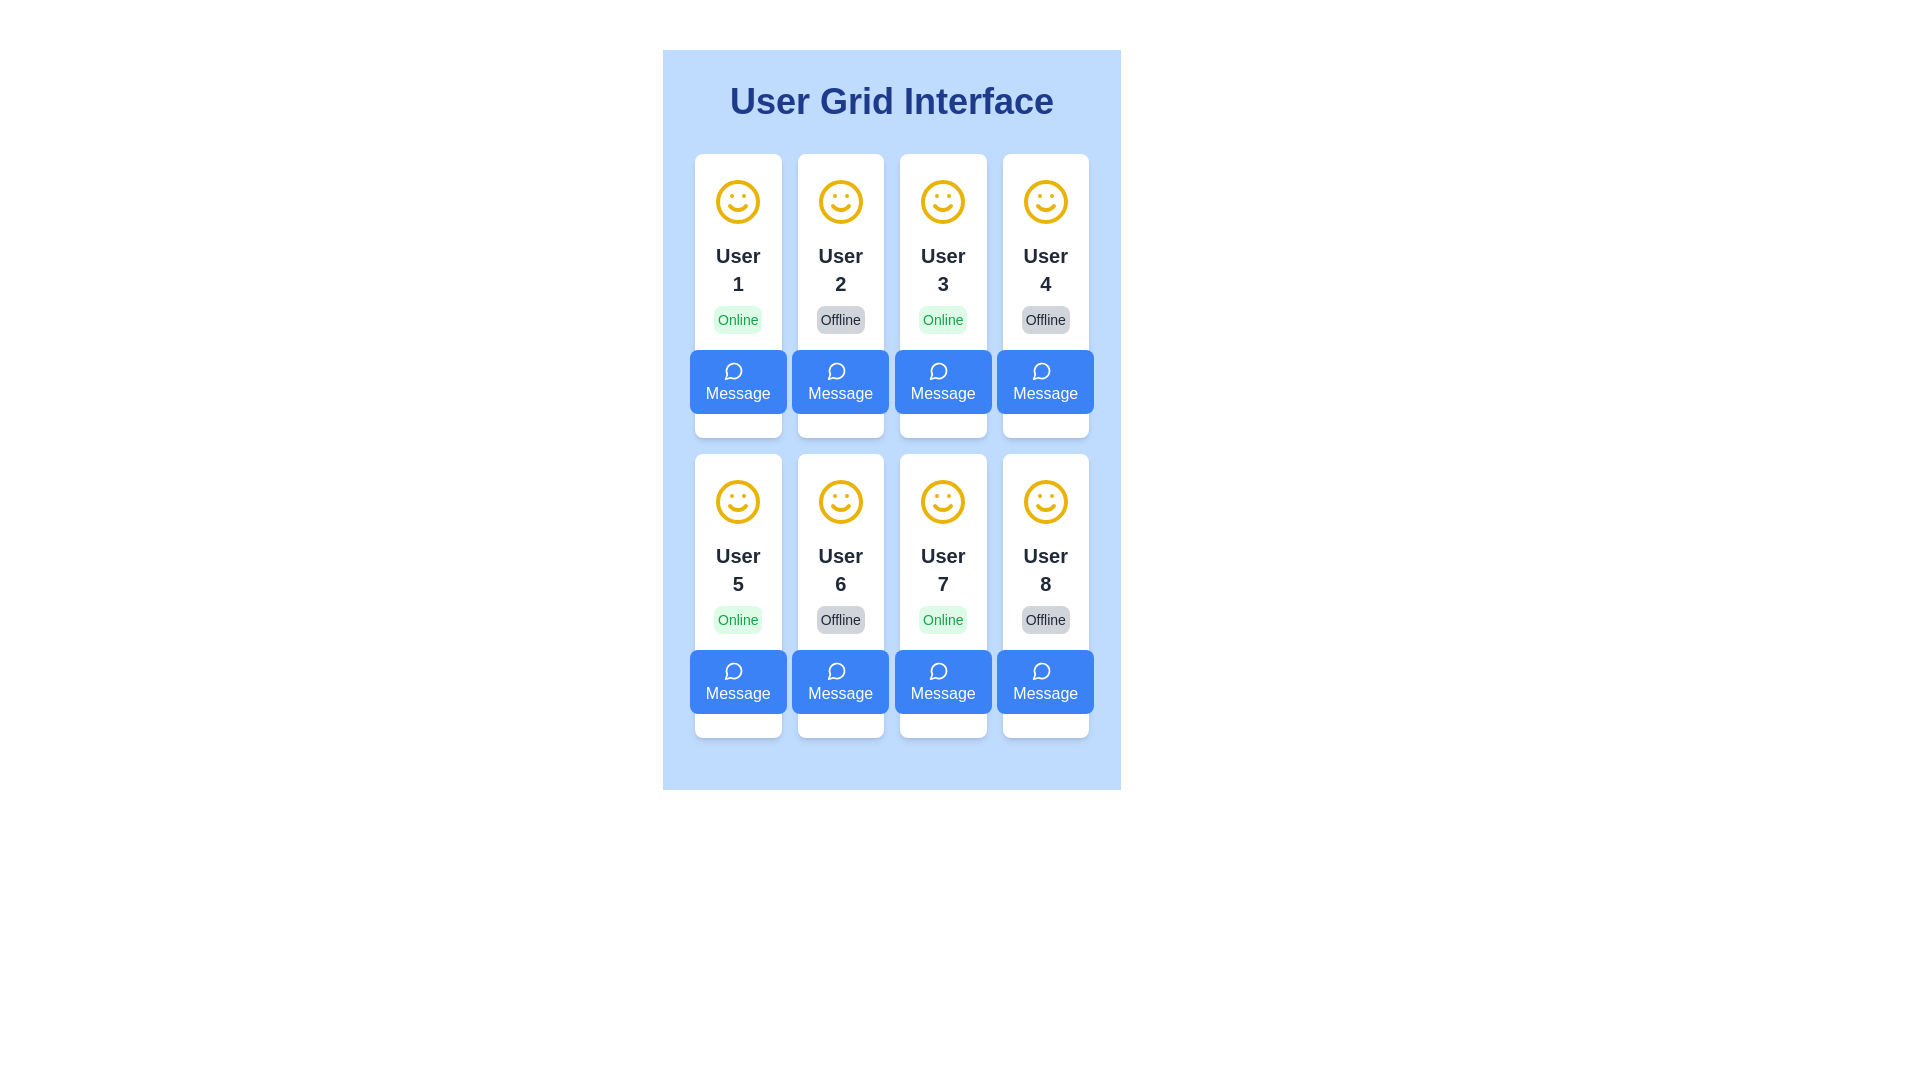 This screenshot has height=1080, width=1920. I want to click on the smiley face icon representing the user's mood in the profile card labeled 'User 1', located in the first column of the first row of the user grid interface, so click(737, 201).